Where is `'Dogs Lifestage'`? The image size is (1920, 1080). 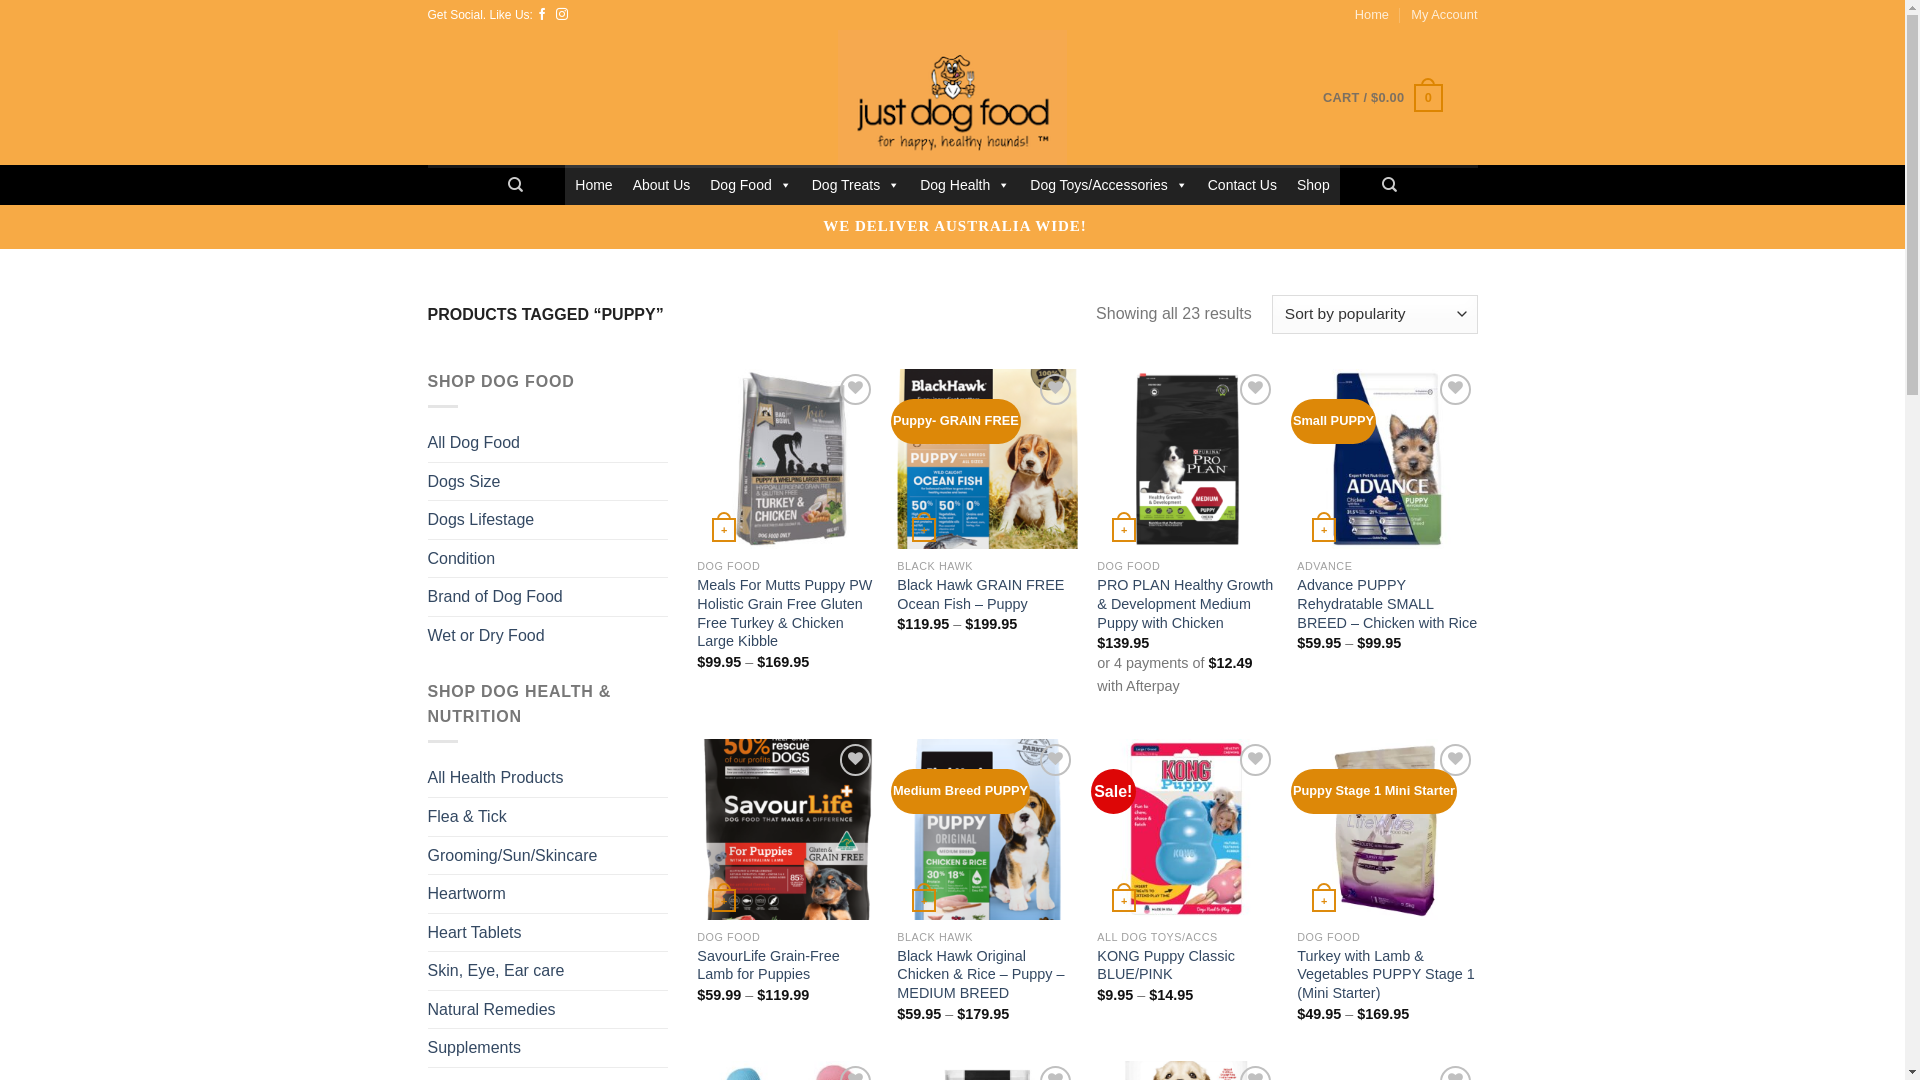
'Dogs Lifestage' is located at coordinates (481, 519).